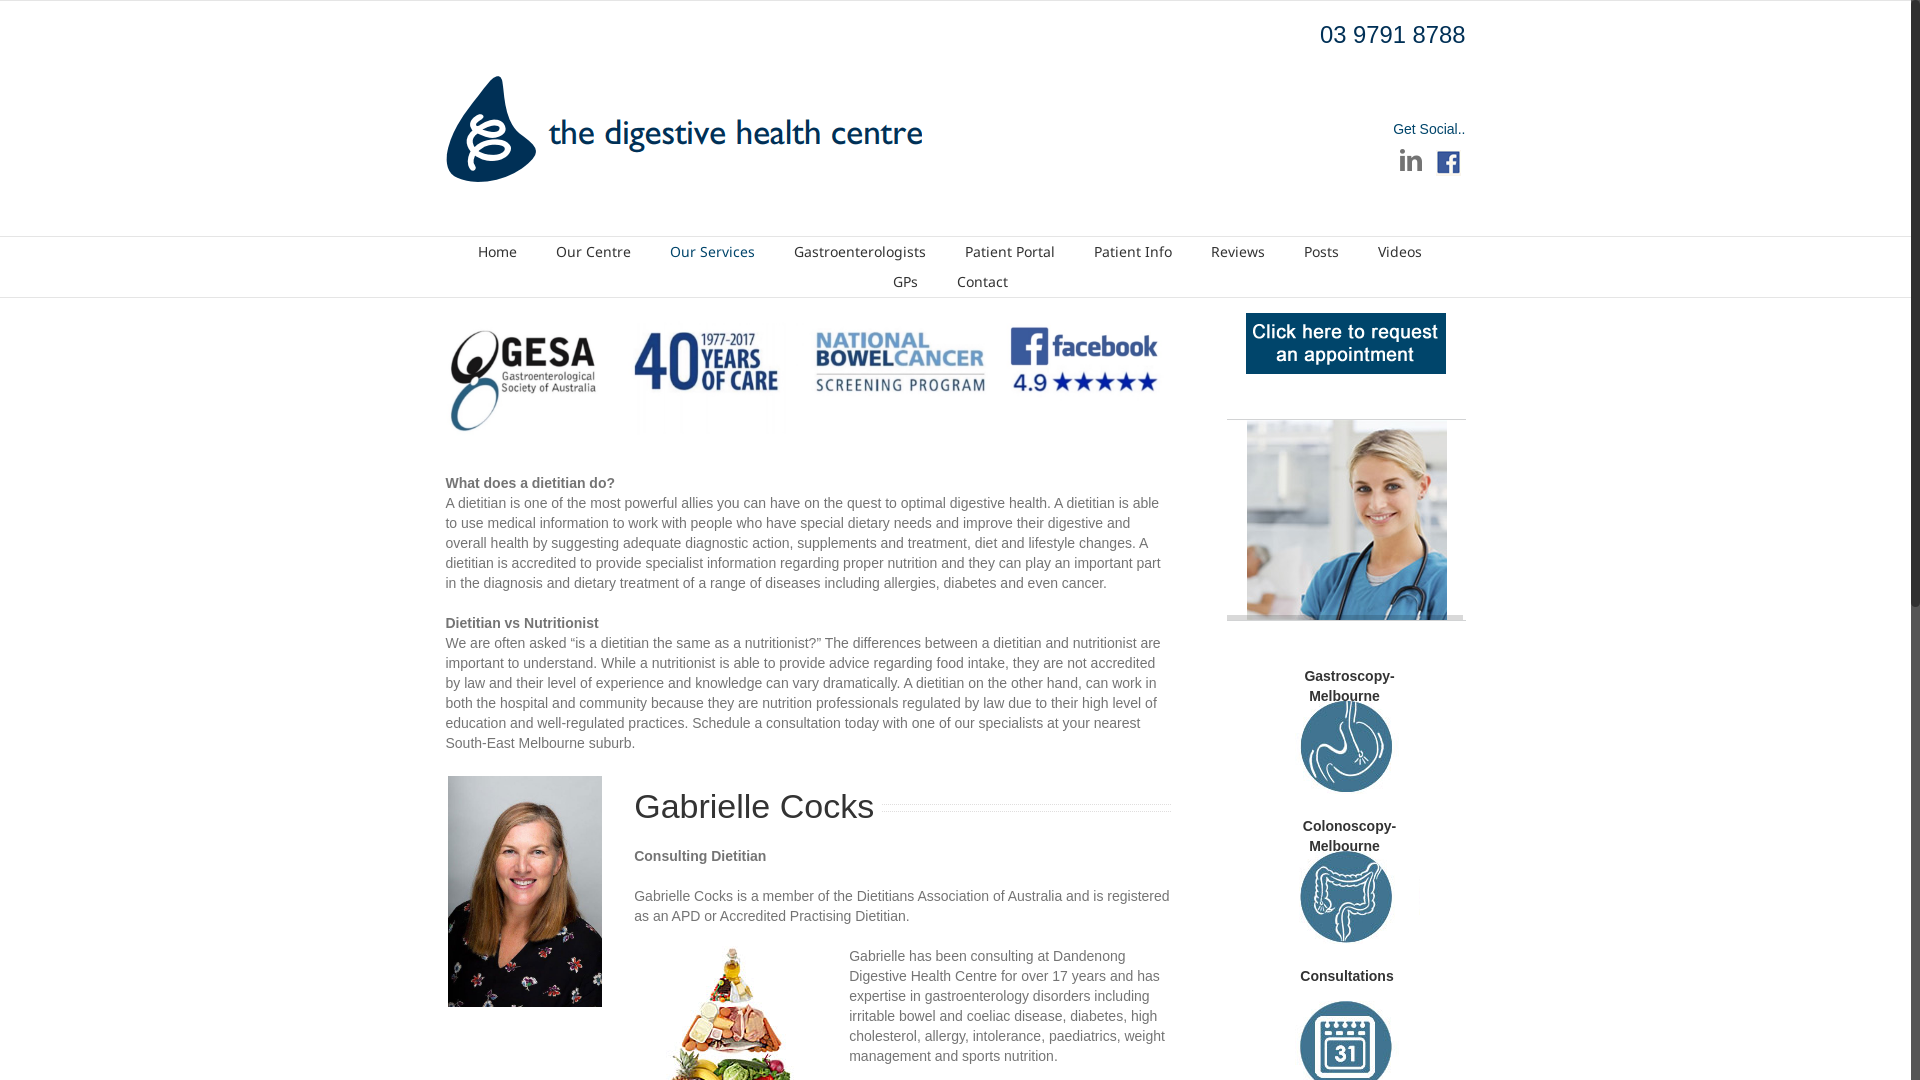  I want to click on 'Videos', so click(1399, 250).